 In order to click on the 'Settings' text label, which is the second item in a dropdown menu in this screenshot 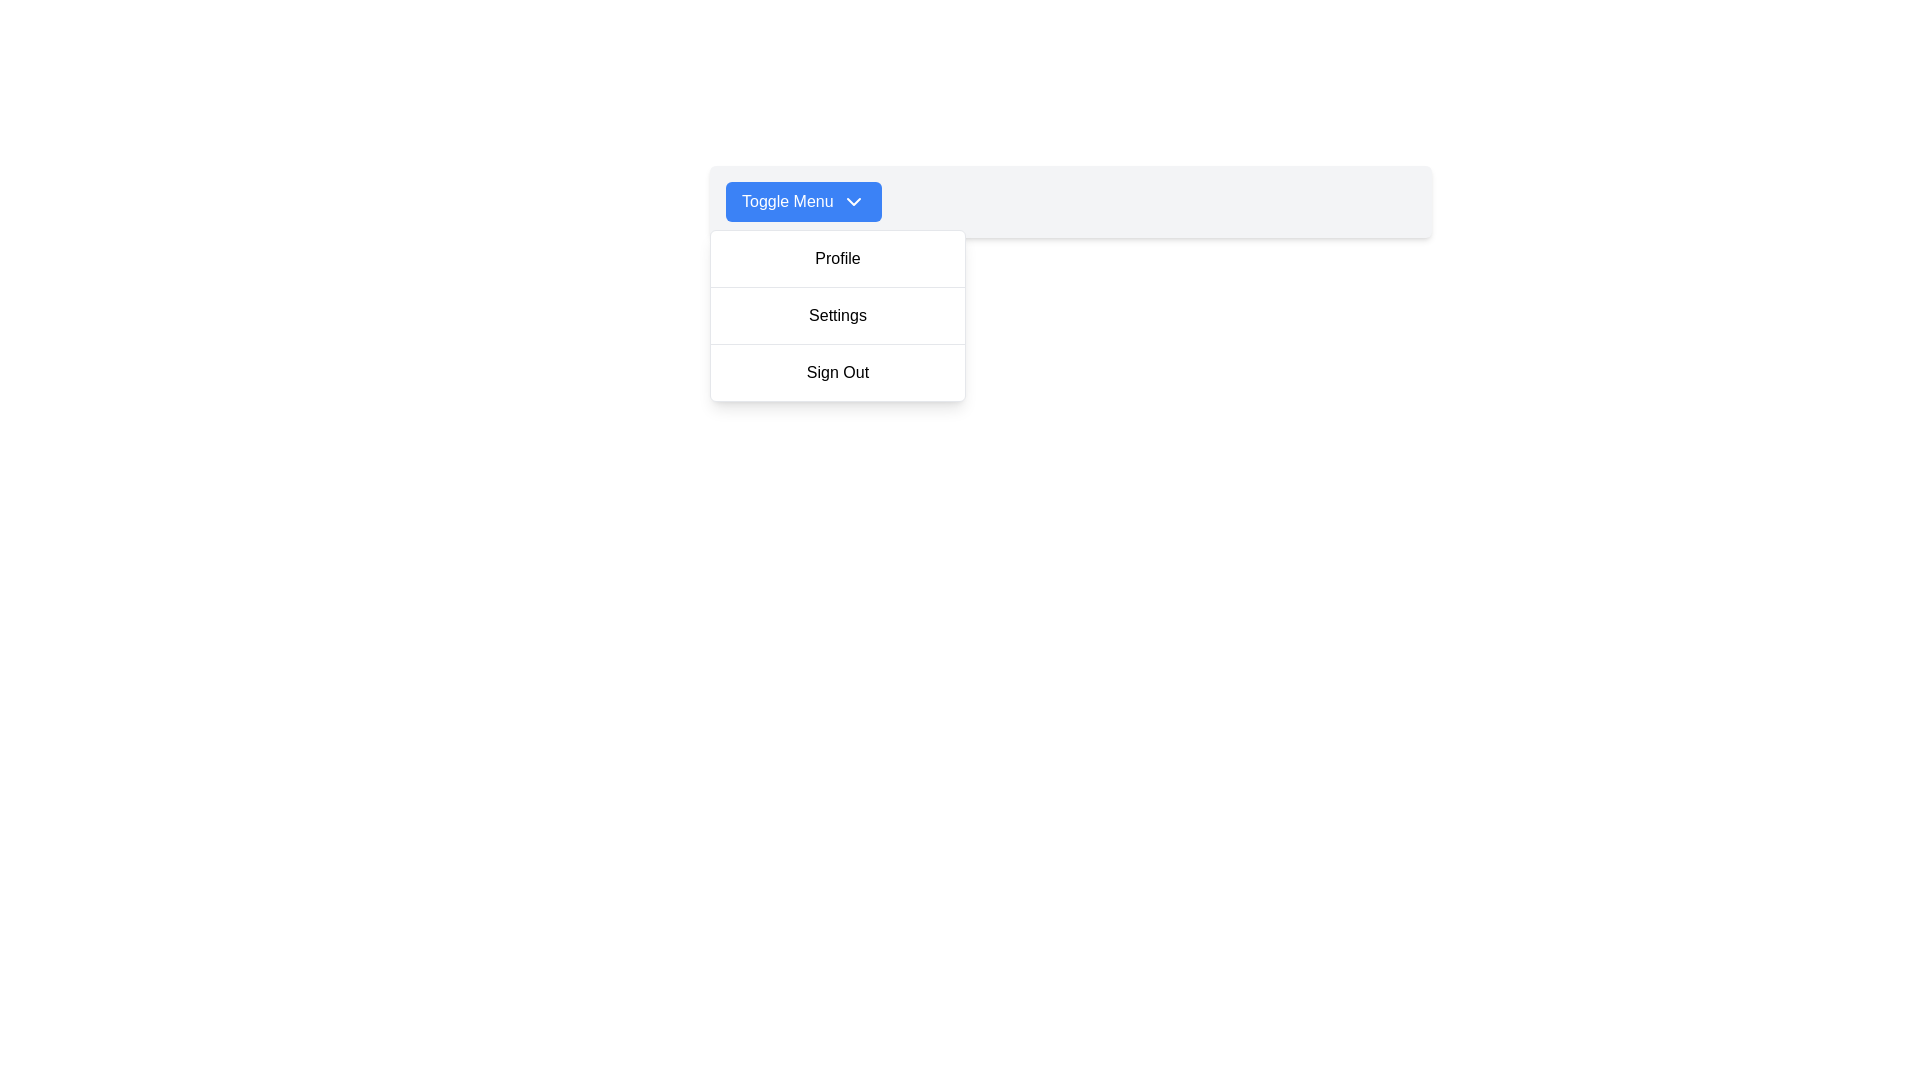, I will do `click(838, 315)`.